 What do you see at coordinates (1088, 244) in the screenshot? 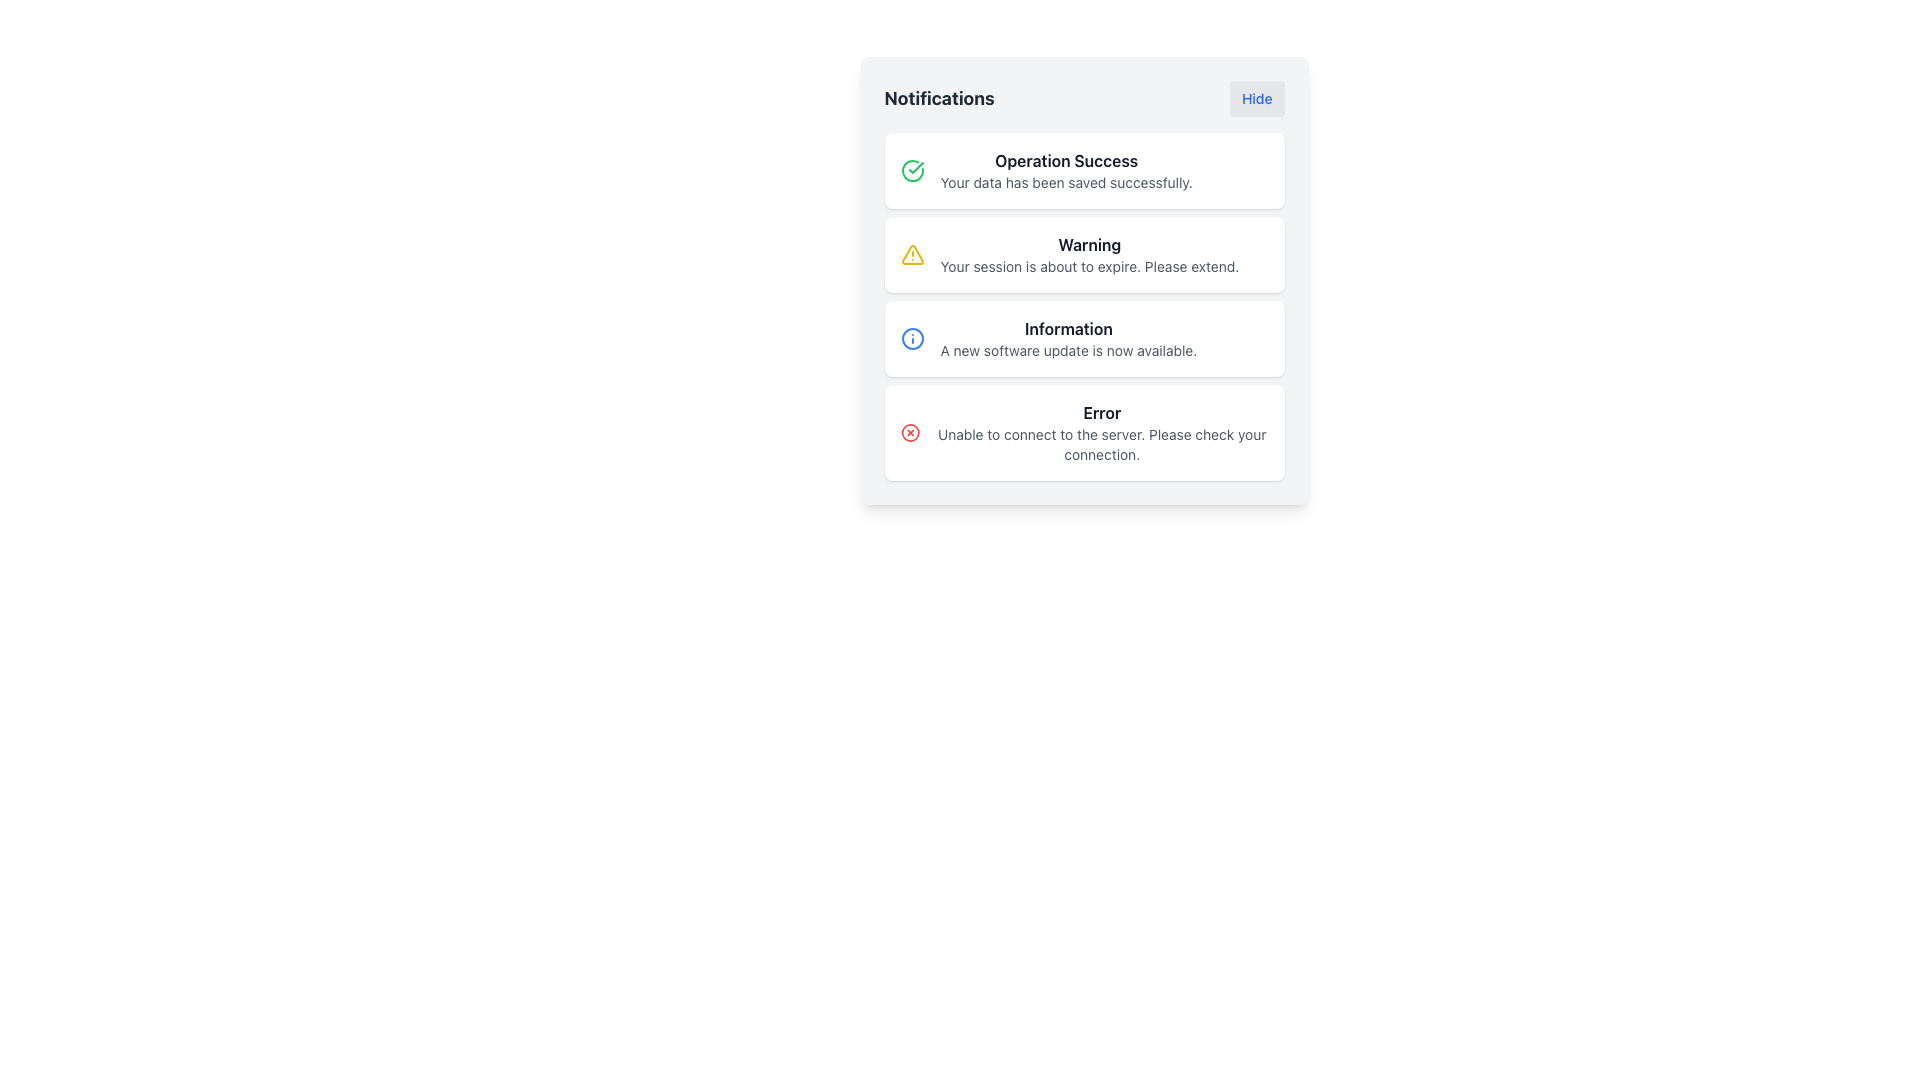
I see `text 'Warning' from the title text label of the second notification message in the notification panel` at bounding box center [1088, 244].